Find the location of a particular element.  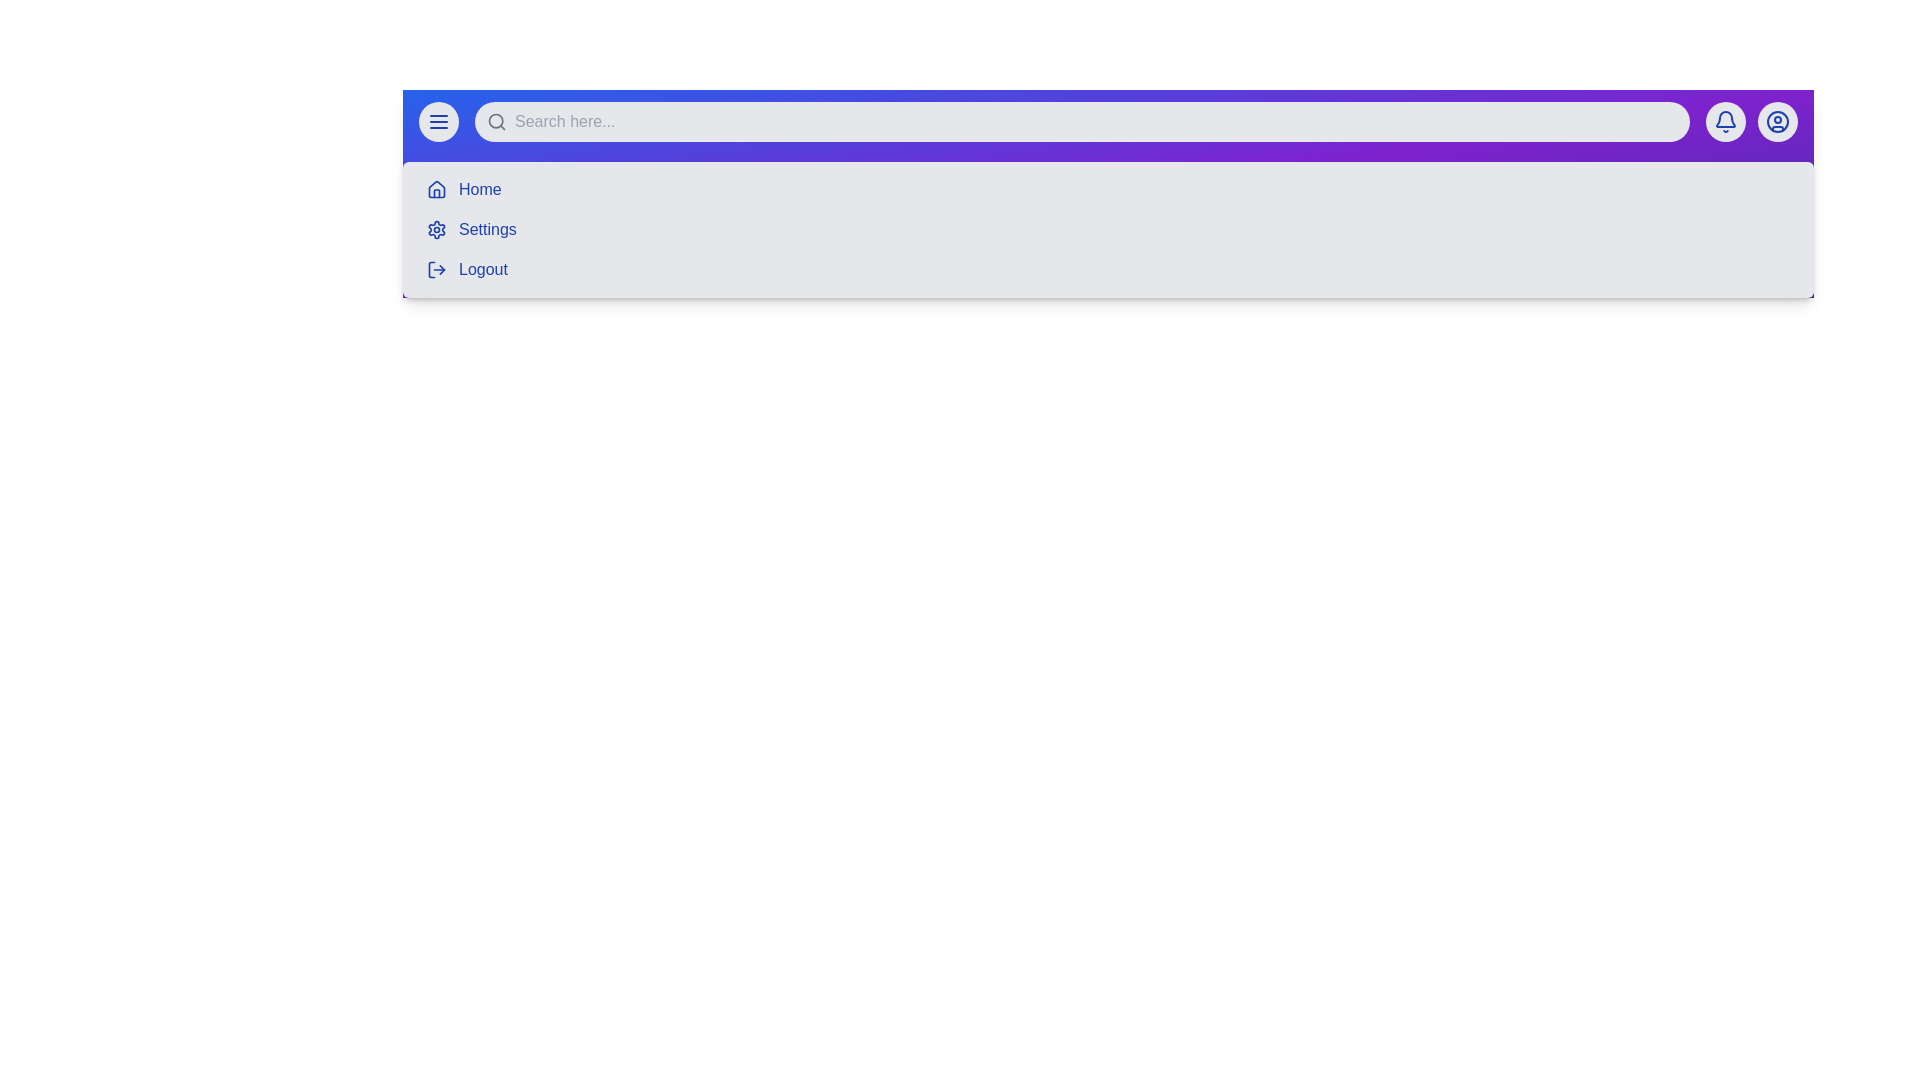

the menu button to toggle the menu is located at coordinates (437, 122).